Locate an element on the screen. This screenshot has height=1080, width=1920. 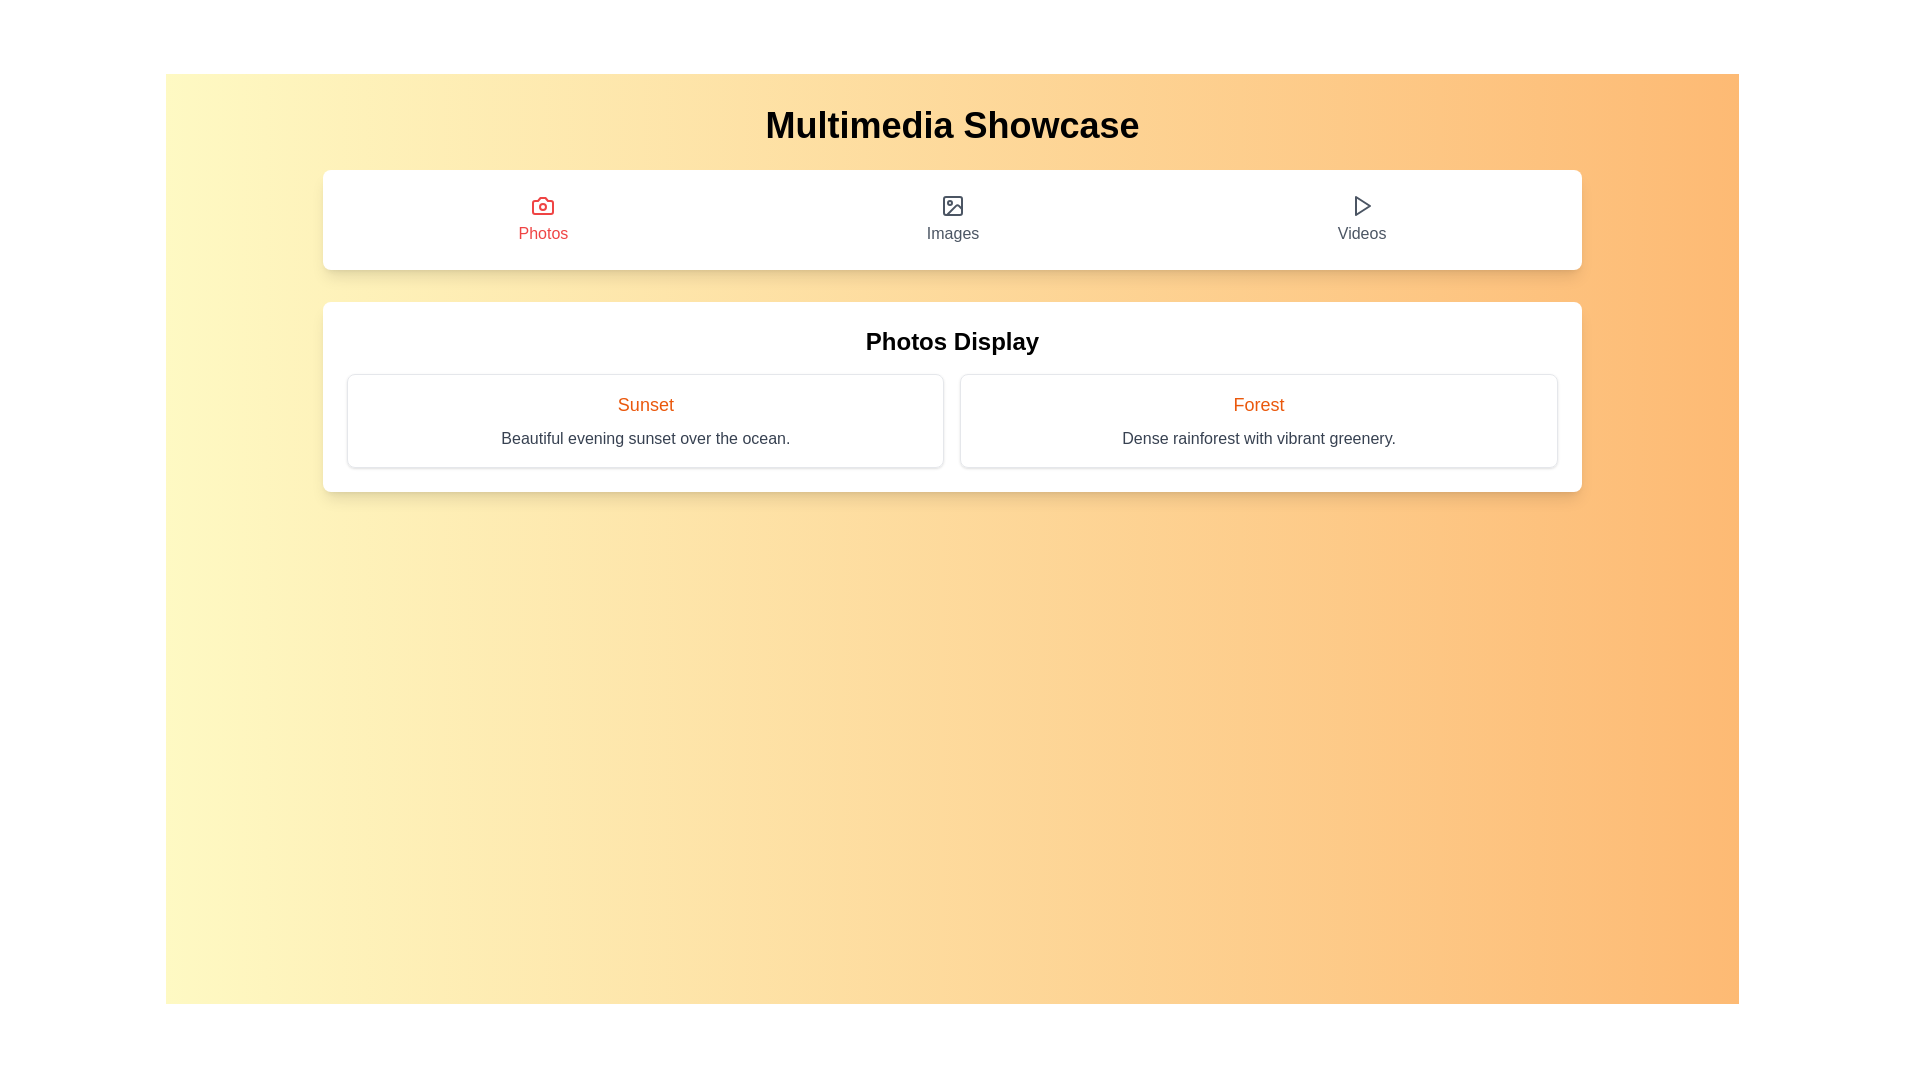
text label displaying 'Forest' in a prominent orange font located at the top of the bordered card in the 'Photos Display' section is located at coordinates (1258, 405).